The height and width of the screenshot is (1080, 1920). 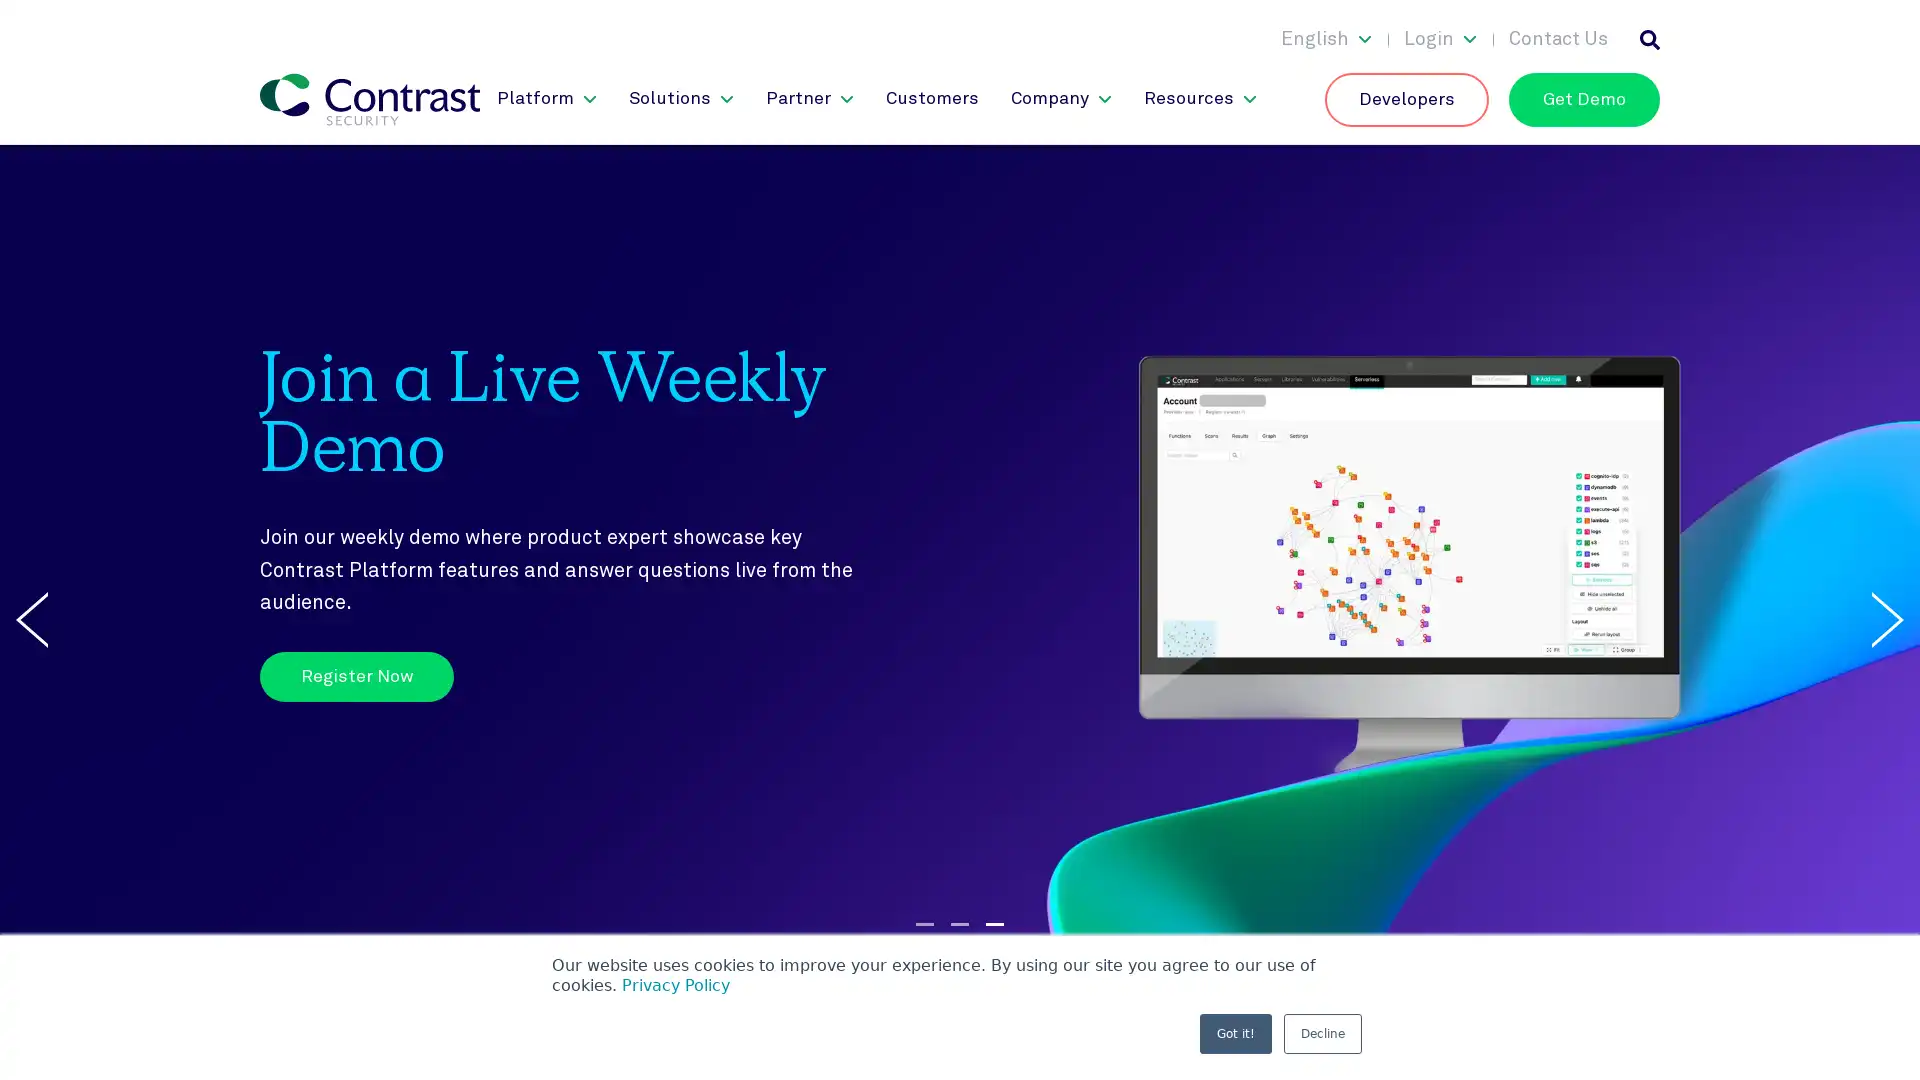 What do you see at coordinates (1885, 27) in the screenshot?
I see `Close` at bounding box center [1885, 27].